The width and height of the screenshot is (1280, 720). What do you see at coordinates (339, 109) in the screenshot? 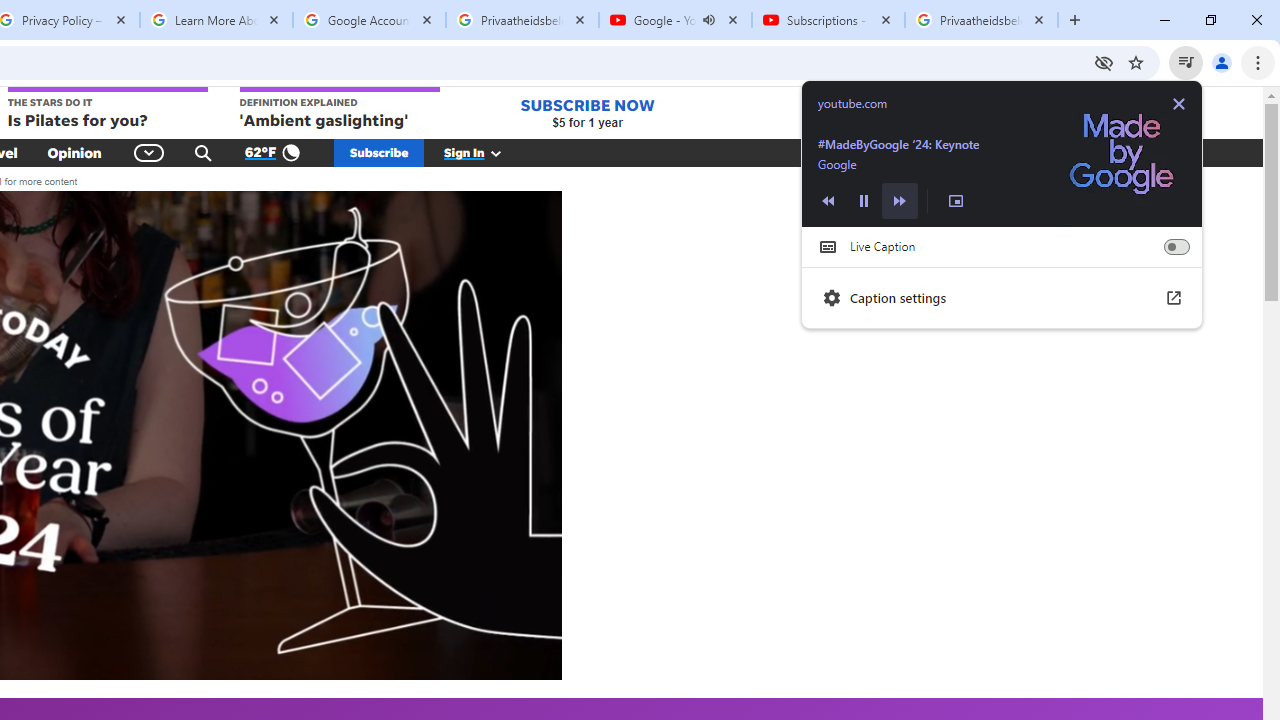
I see `'DEFINITION EXPLAINED '` at bounding box center [339, 109].